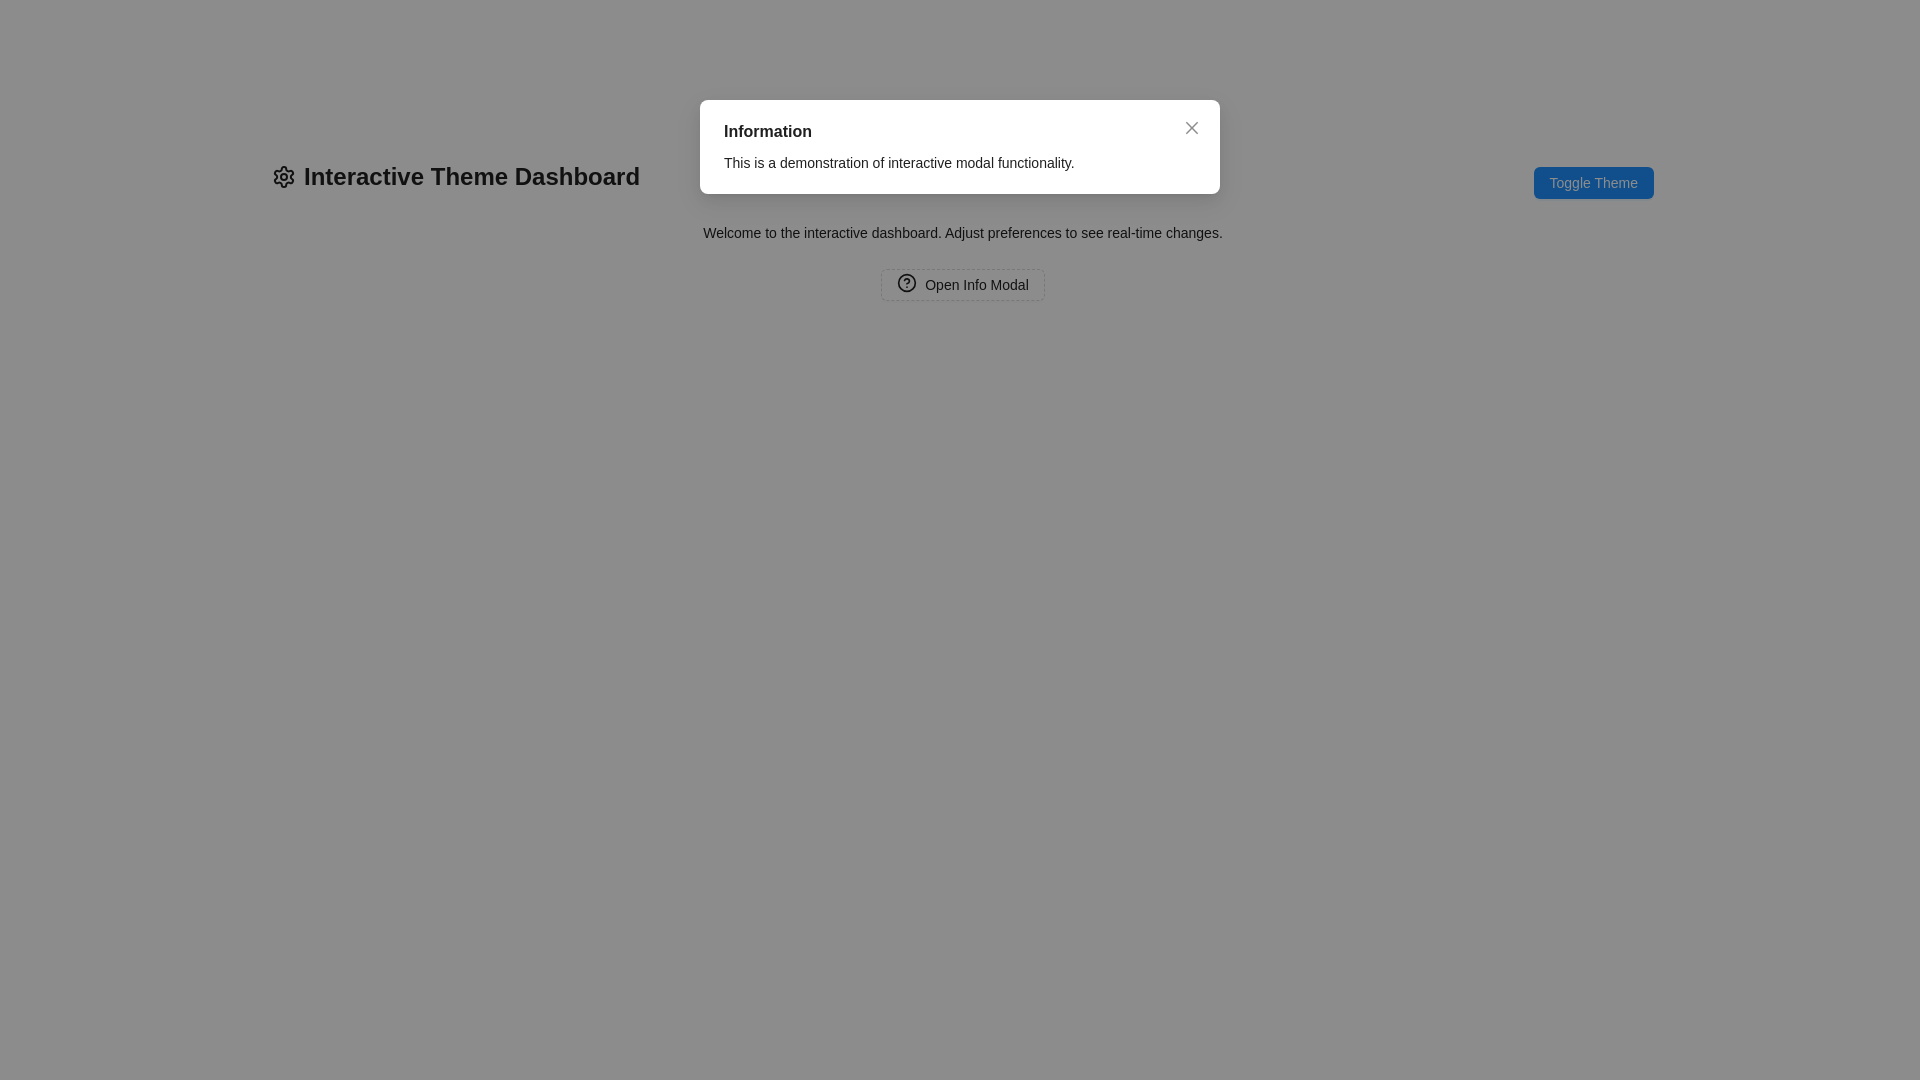 This screenshot has width=1920, height=1080. I want to click on the 'Toggle Theme' button with a blue background and white text, so click(1592, 182).